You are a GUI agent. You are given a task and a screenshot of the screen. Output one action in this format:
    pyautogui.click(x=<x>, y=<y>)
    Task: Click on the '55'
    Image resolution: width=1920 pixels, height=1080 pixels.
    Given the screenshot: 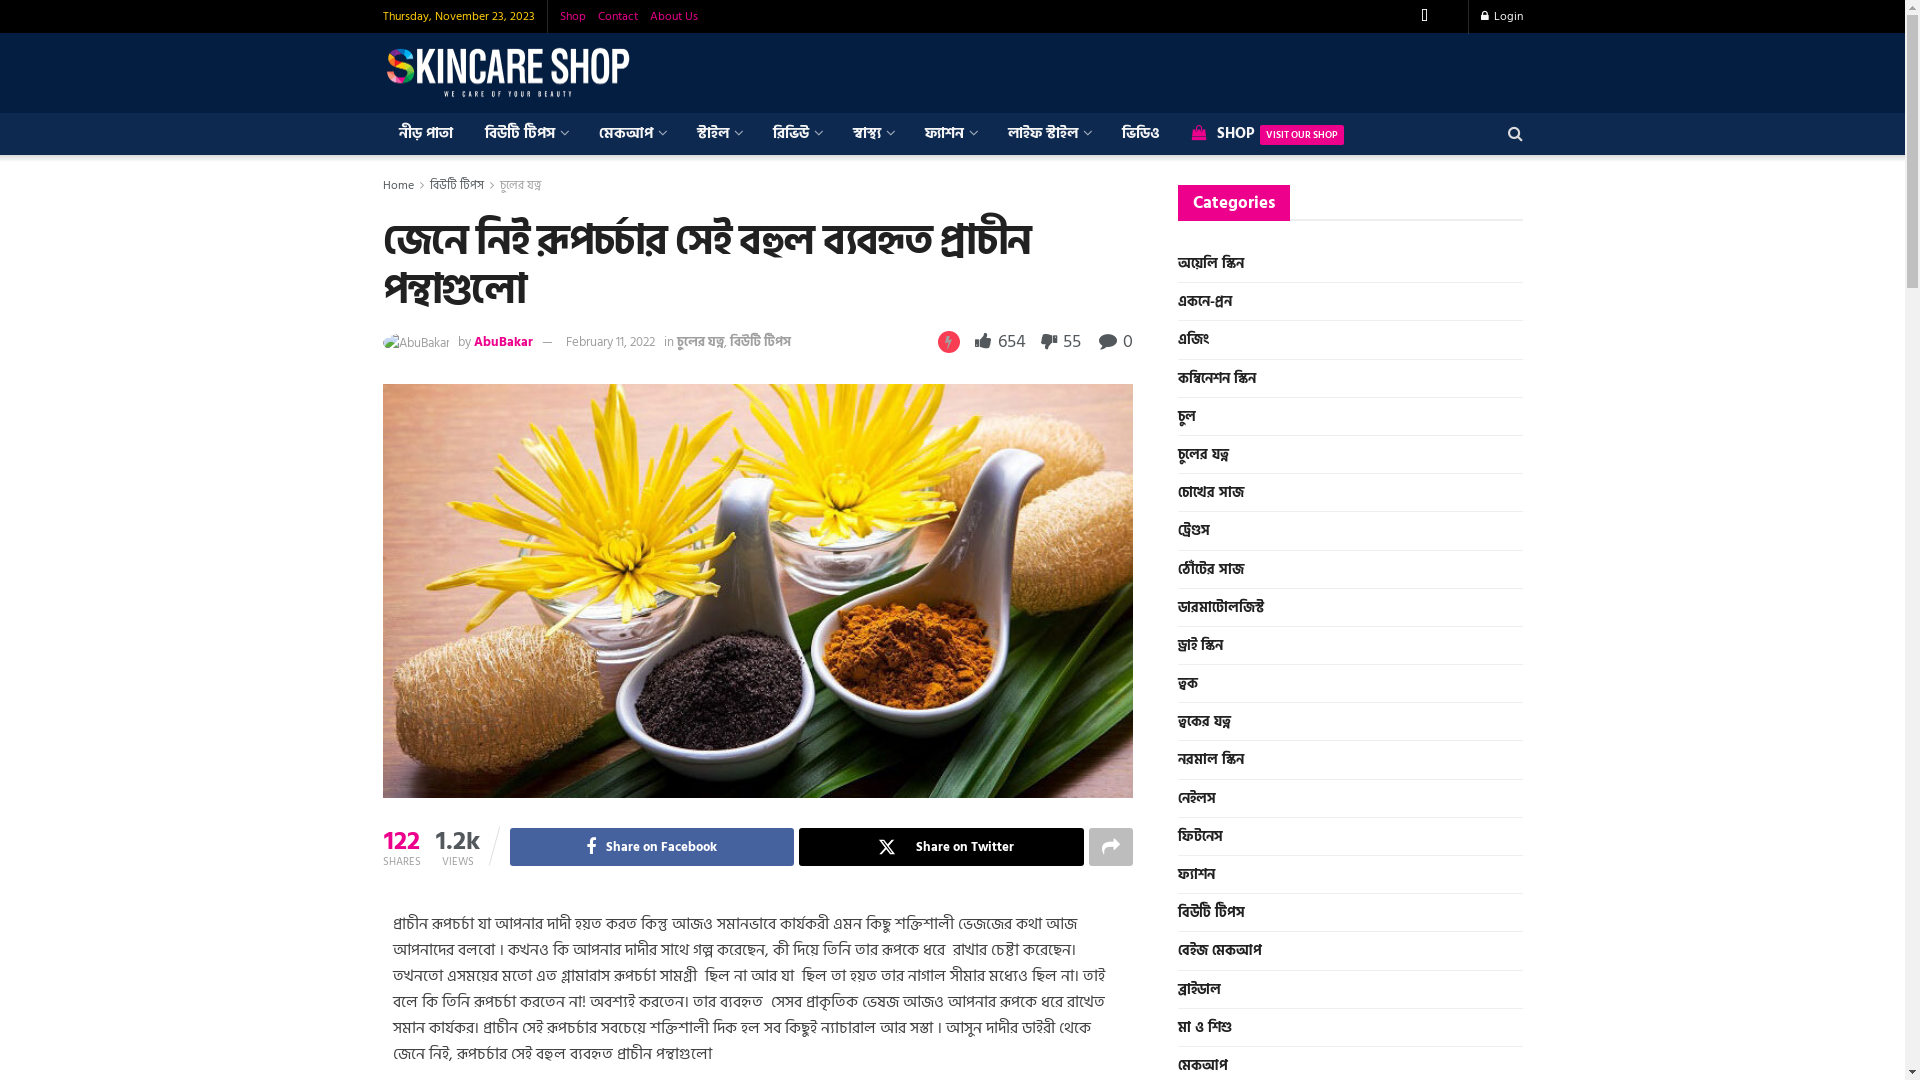 What is the action you would take?
    pyautogui.click(x=1030, y=340)
    